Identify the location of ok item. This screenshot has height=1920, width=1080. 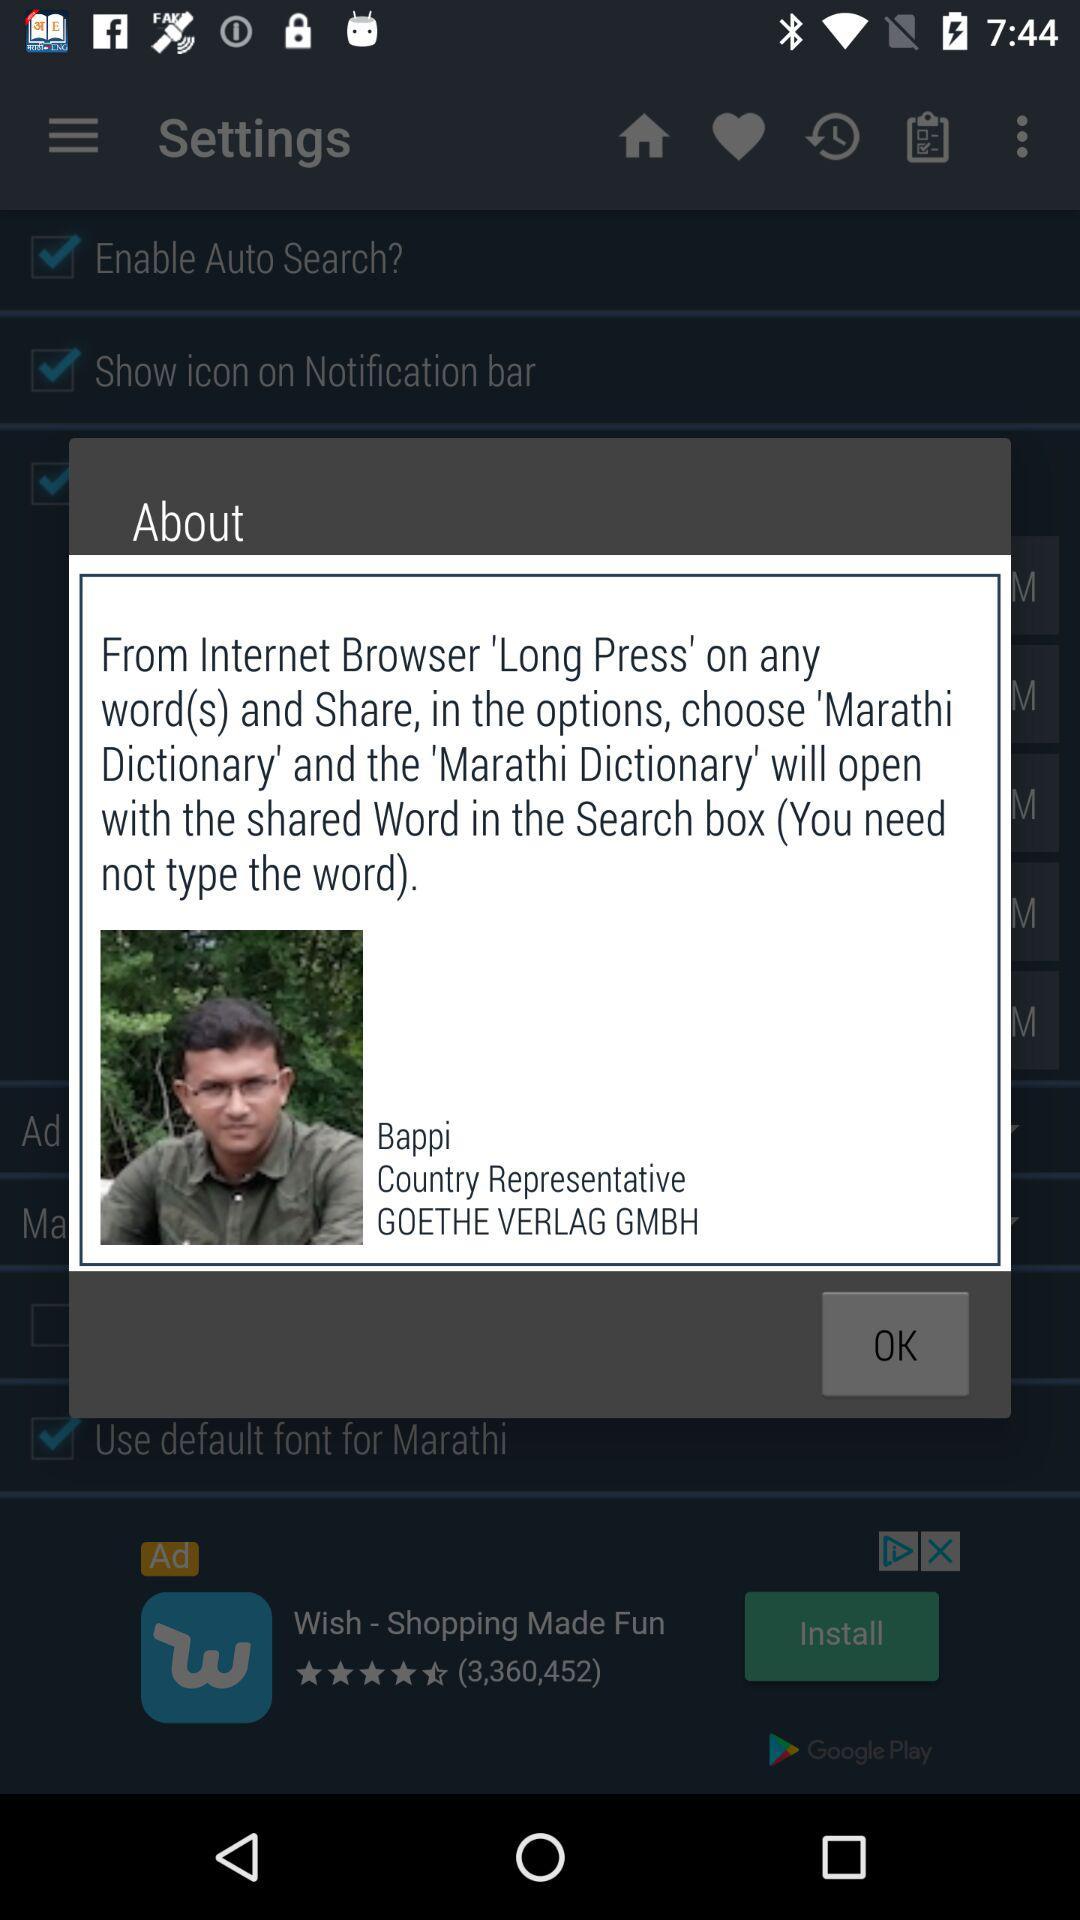
(894, 1344).